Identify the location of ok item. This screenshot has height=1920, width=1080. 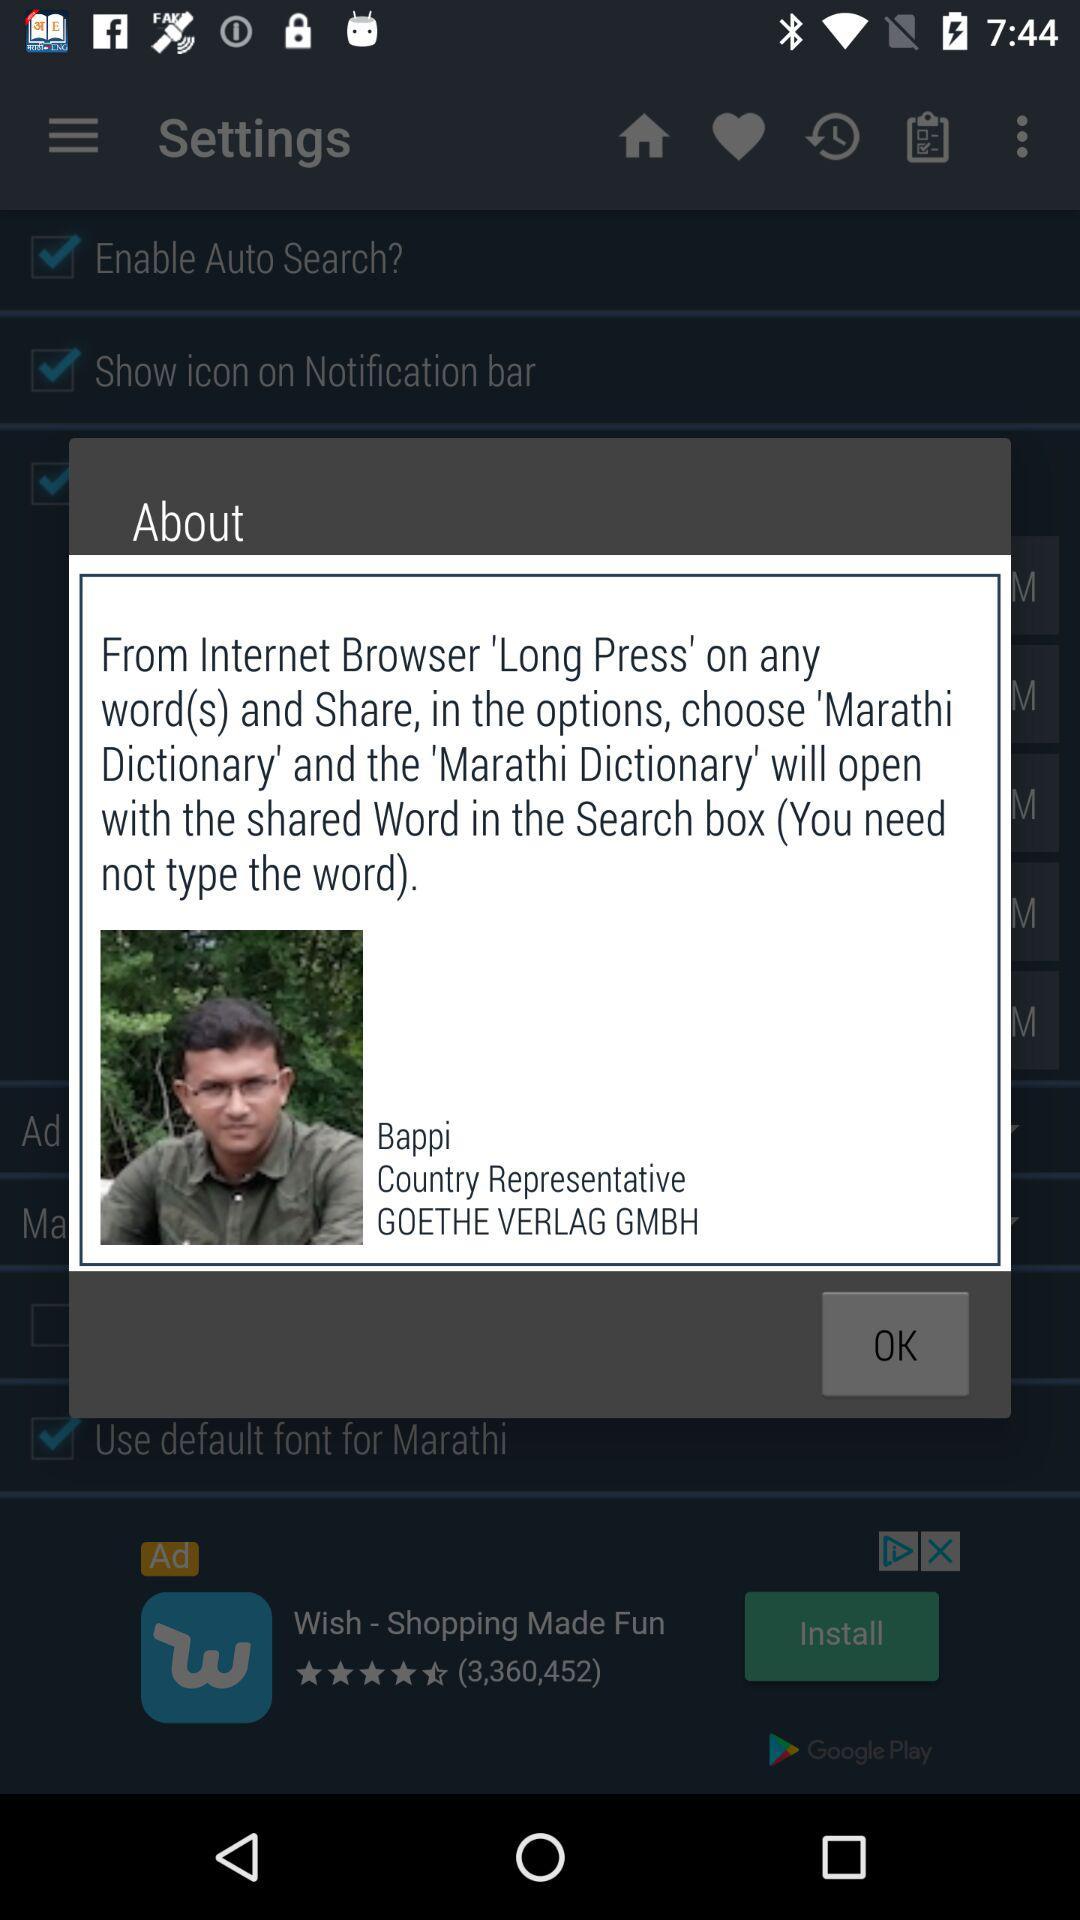
(894, 1344).